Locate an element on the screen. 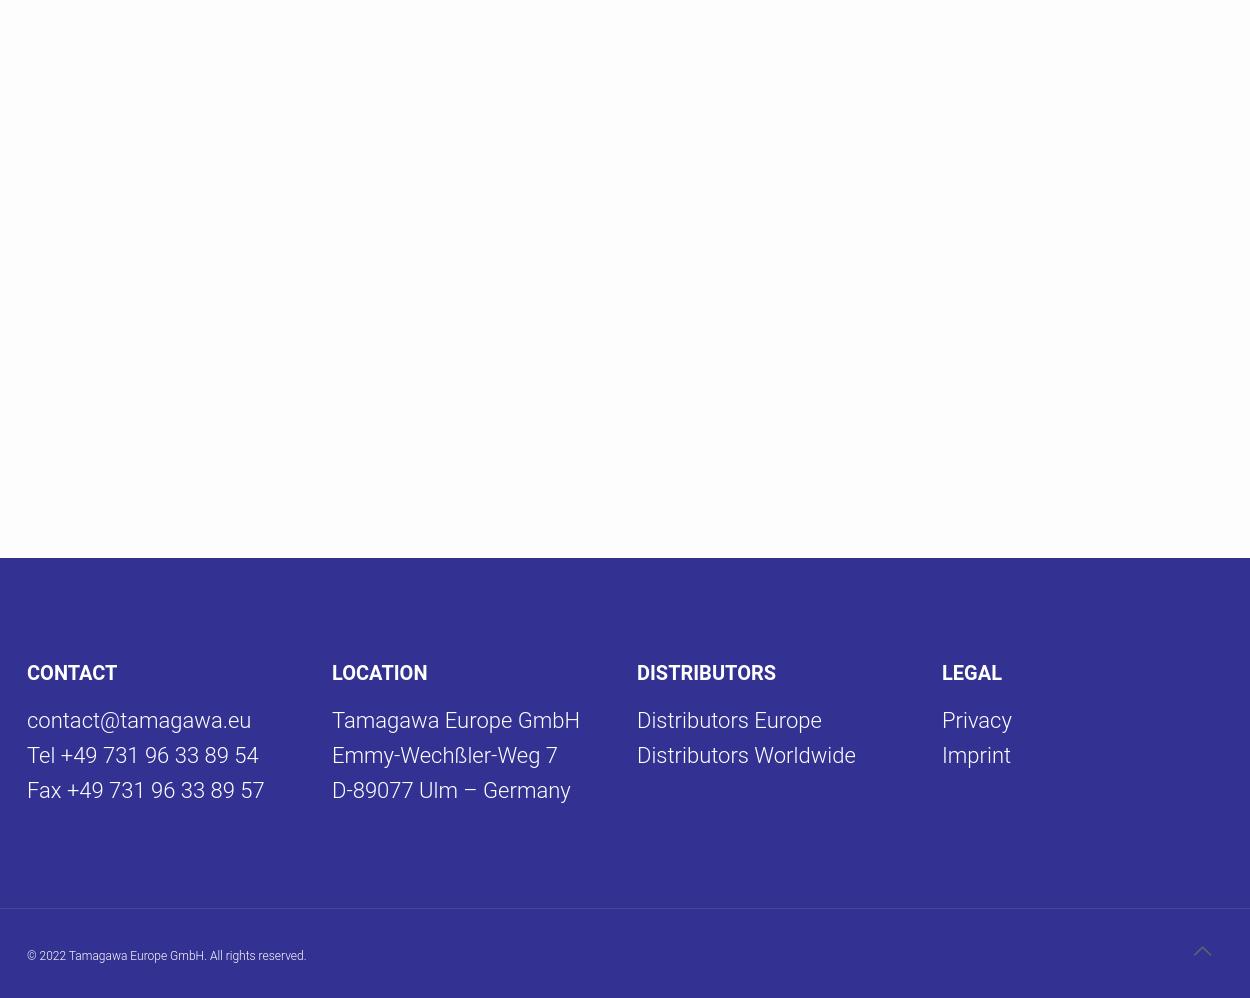 This screenshot has width=1250, height=998. 'Distributors Worldwide' is located at coordinates (745, 754).